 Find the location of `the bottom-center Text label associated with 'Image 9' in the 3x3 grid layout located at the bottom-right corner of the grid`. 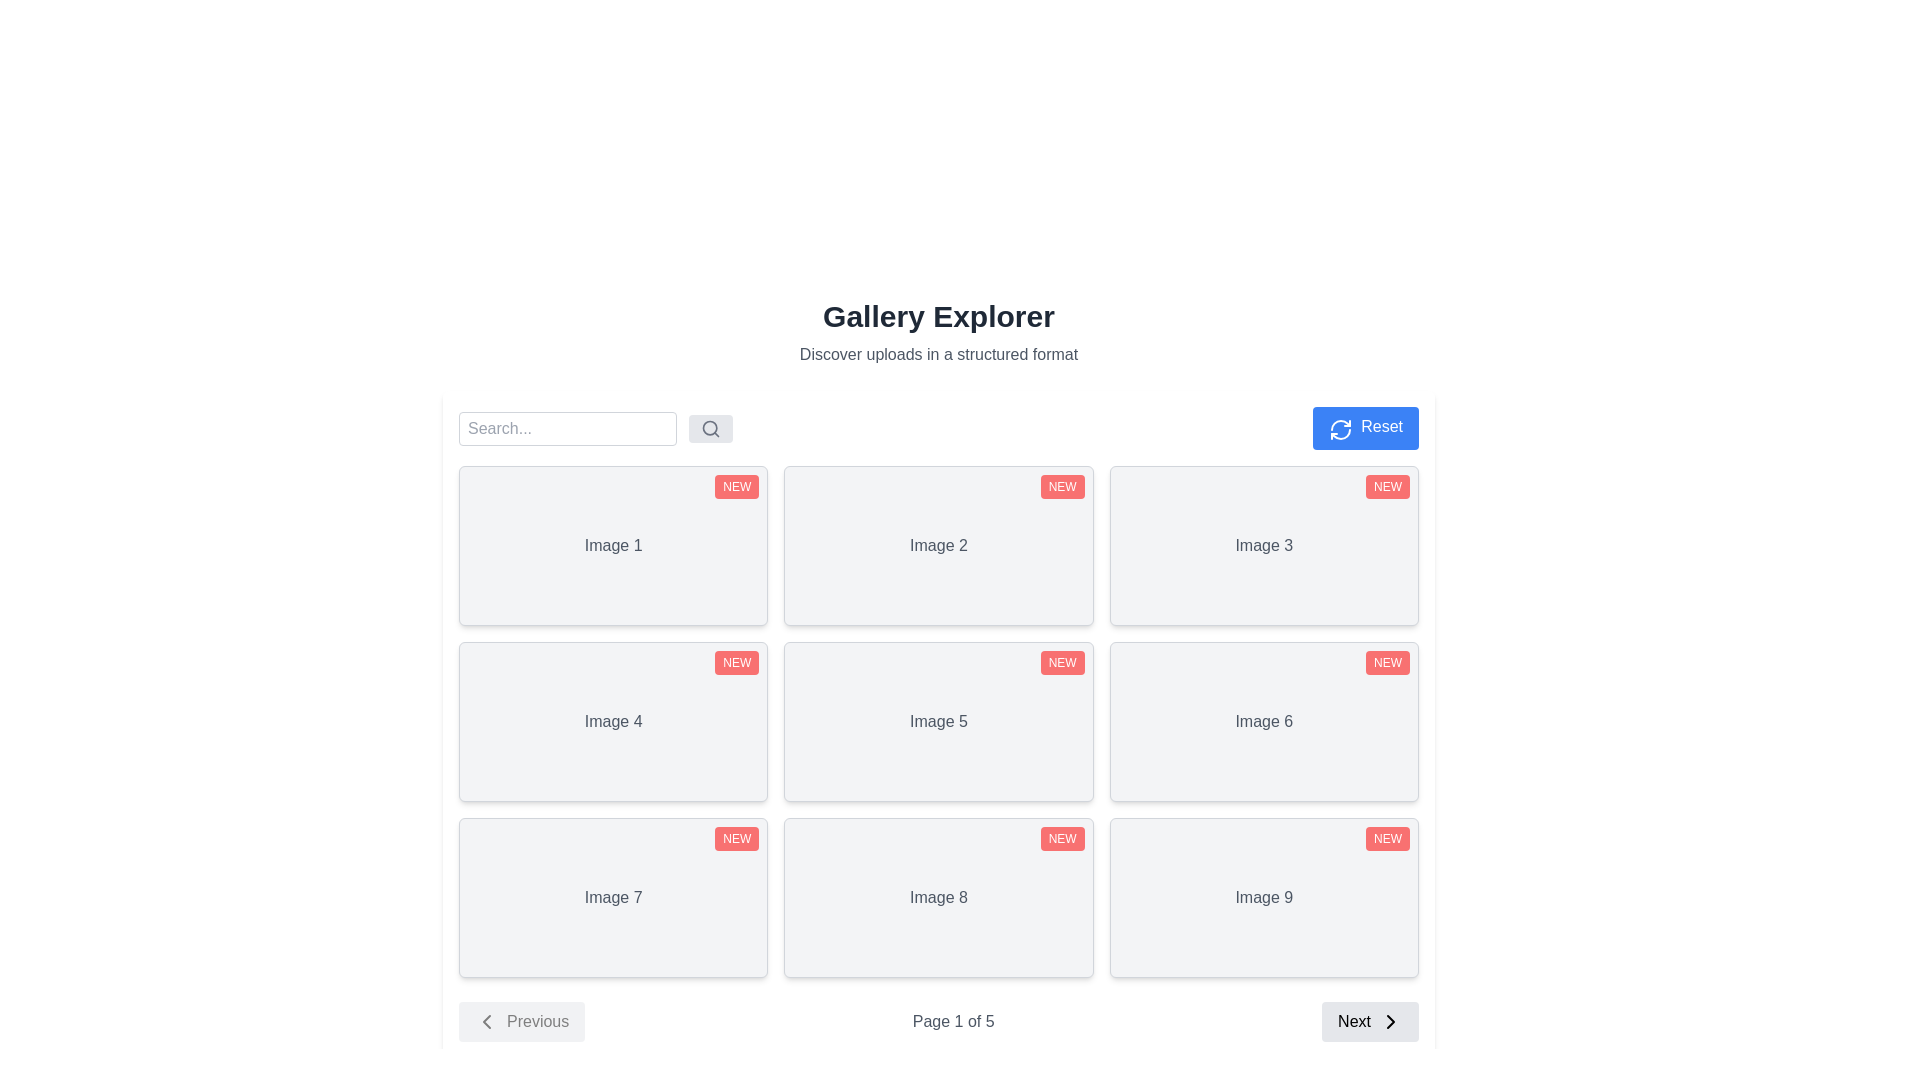

the bottom-center Text label associated with 'Image 9' in the 3x3 grid layout located at the bottom-right corner of the grid is located at coordinates (1263, 897).